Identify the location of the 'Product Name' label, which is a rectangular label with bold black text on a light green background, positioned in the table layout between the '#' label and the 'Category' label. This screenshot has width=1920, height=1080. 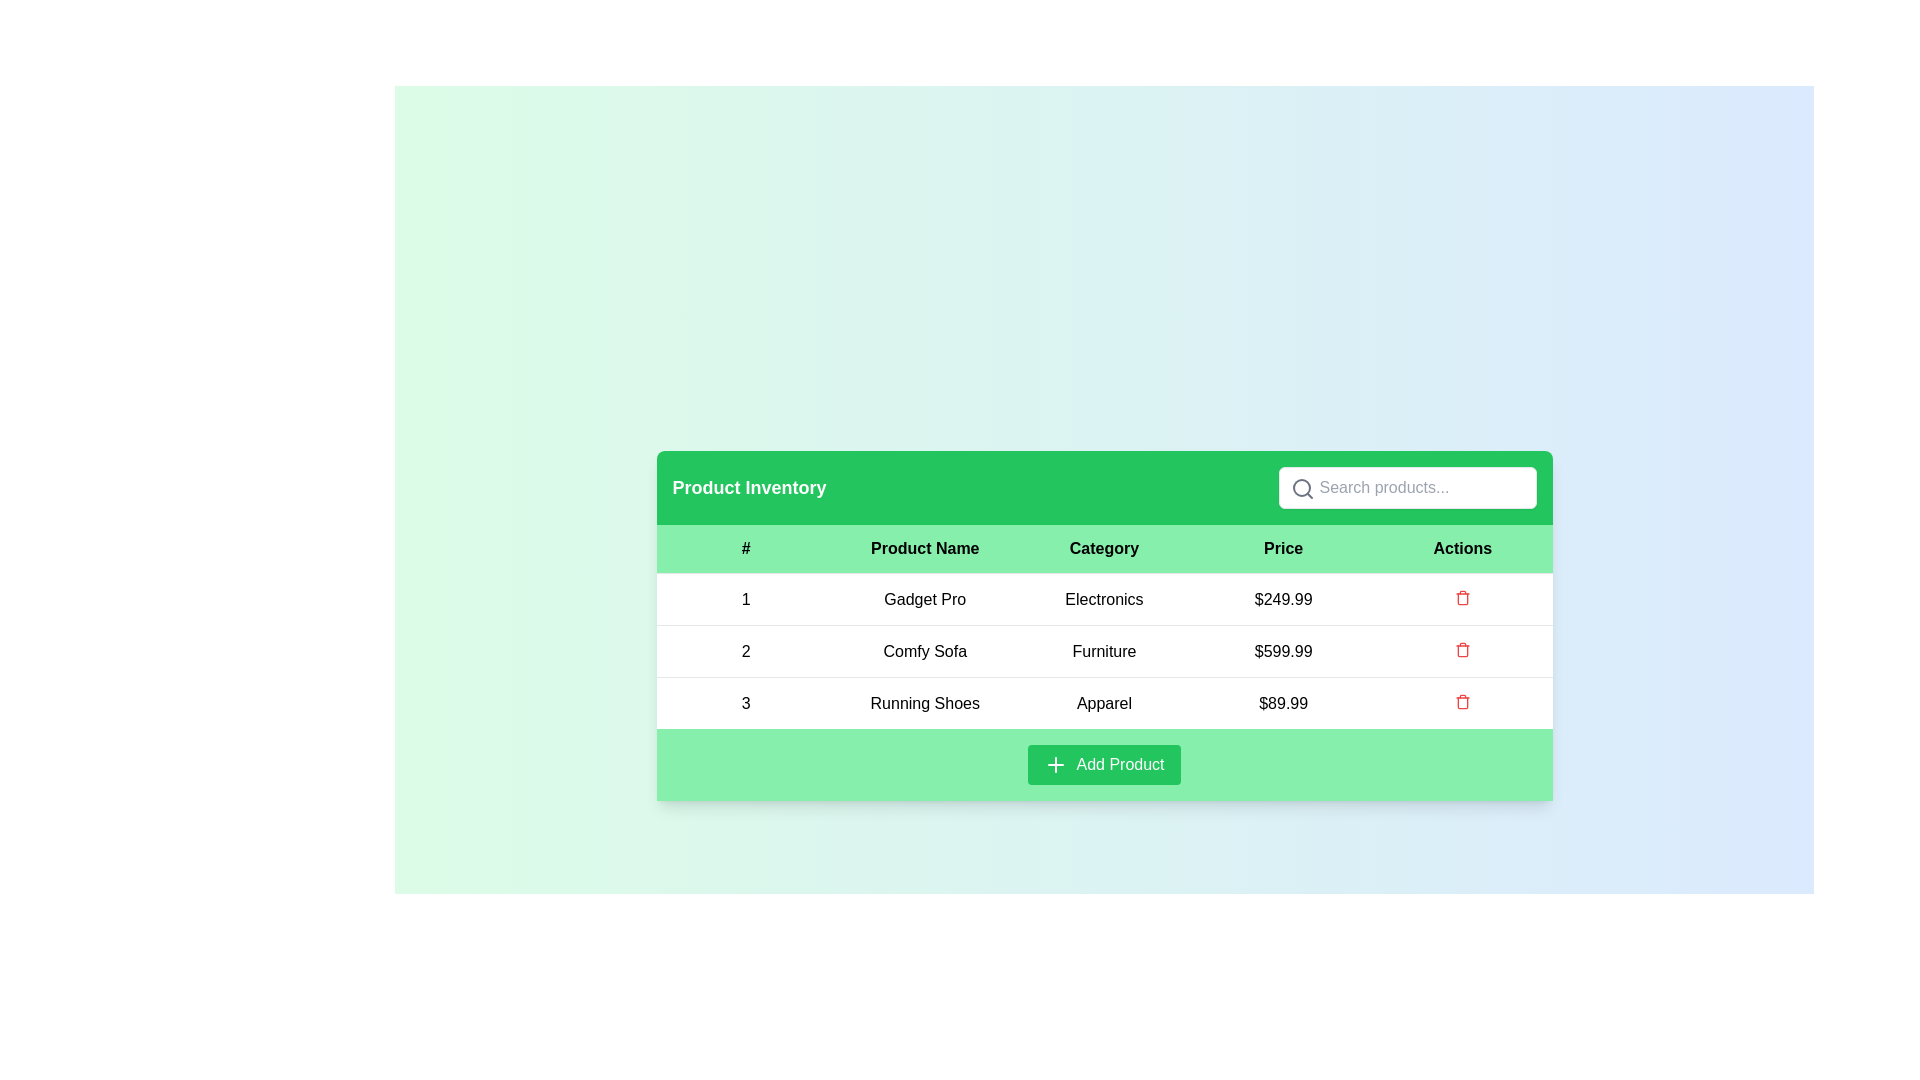
(924, 549).